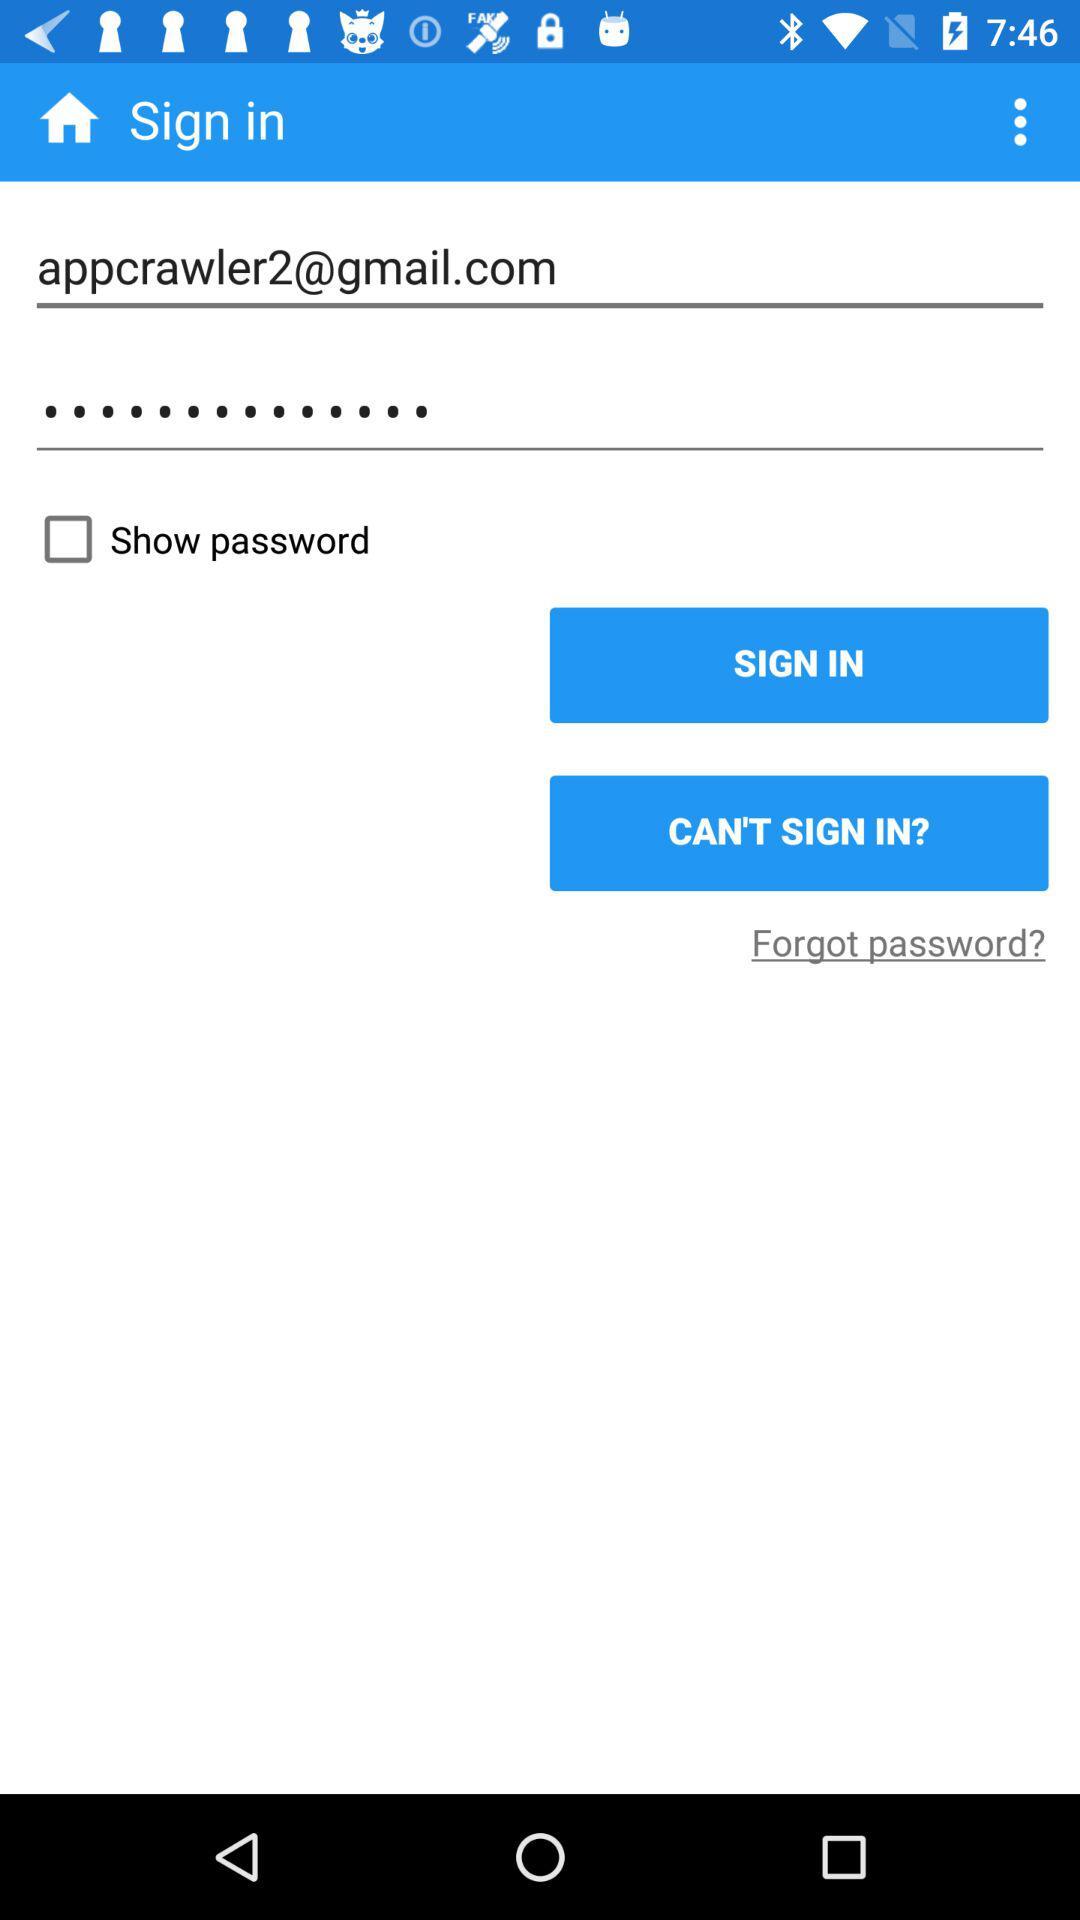 Image resolution: width=1080 pixels, height=1920 pixels. What do you see at coordinates (798, 833) in the screenshot?
I see `the icon above forgot password?` at bounding box center [798, 833].